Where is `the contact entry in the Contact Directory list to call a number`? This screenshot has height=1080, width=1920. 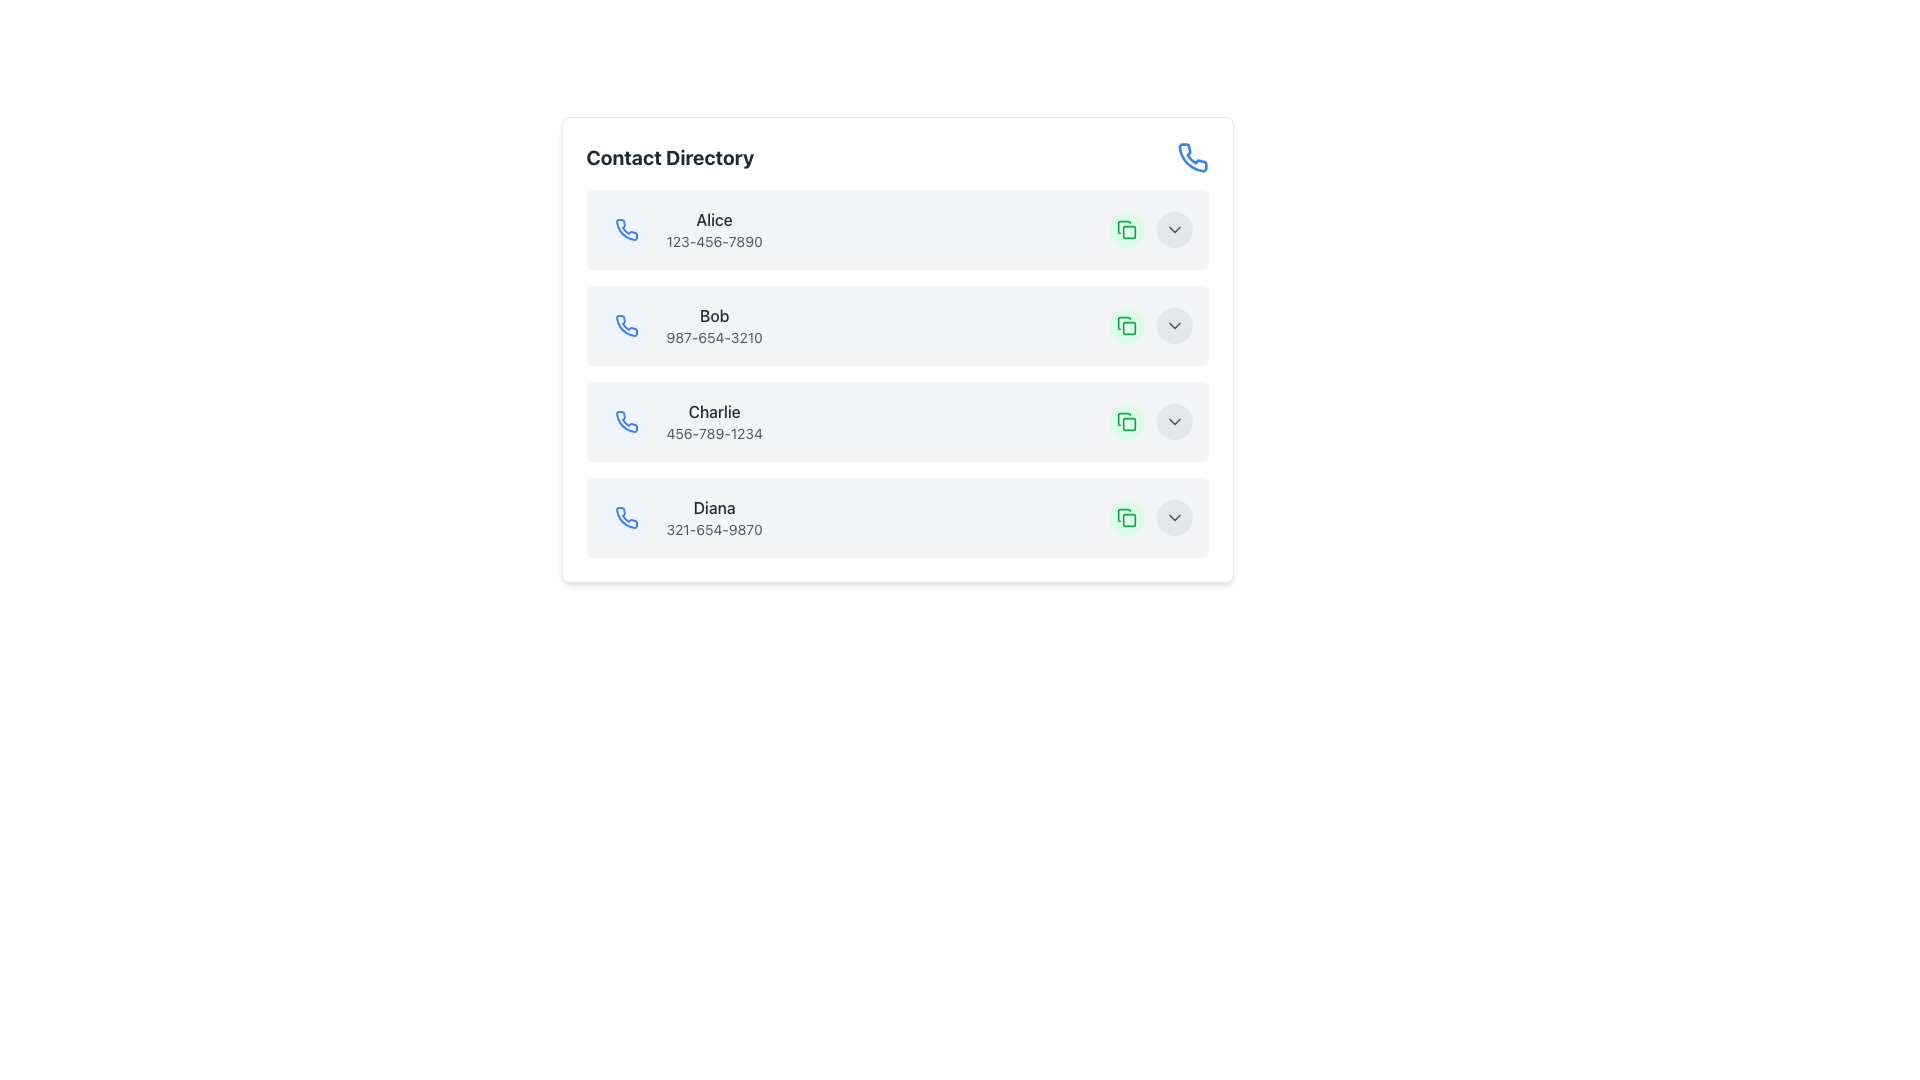 the contact entry in the Contact Directory list to call a number is located at coordinates (896, 374).